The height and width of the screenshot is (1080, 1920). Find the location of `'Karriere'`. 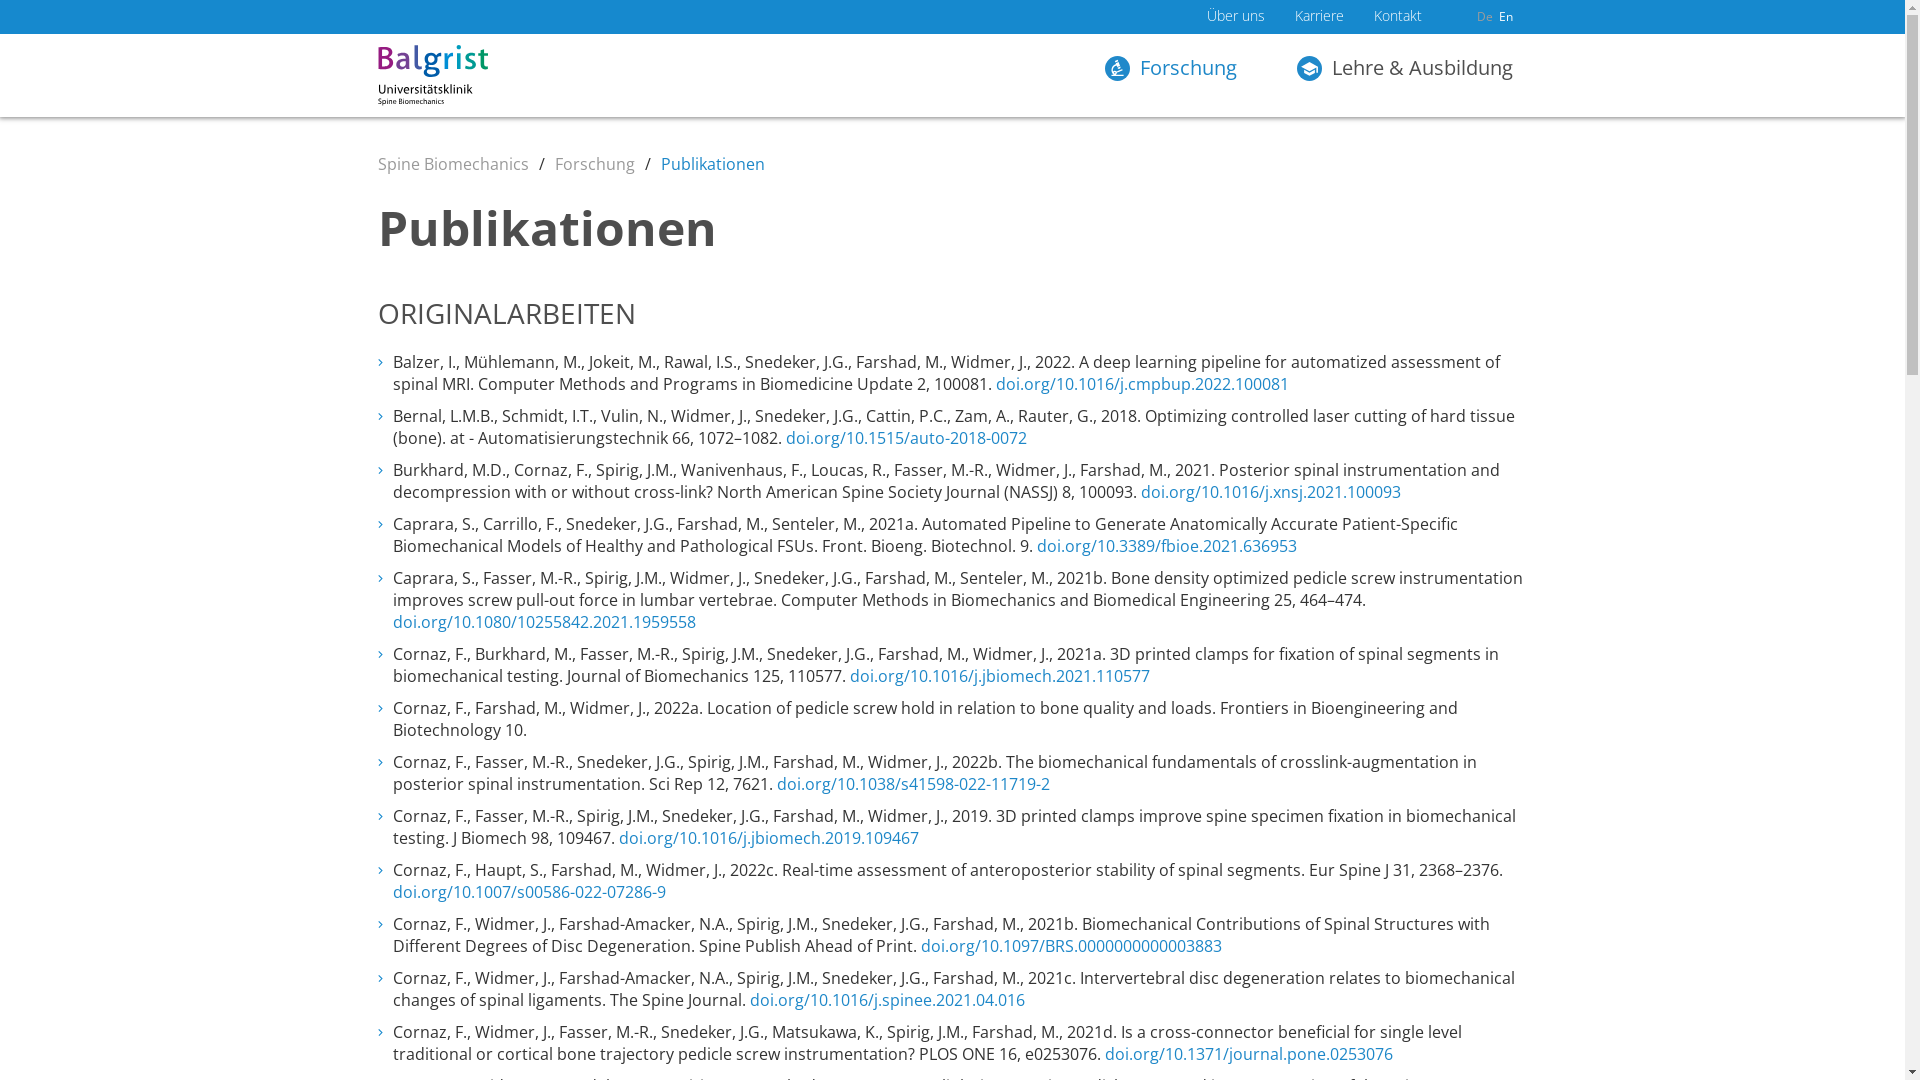

'Karriere' is located at coordinates (1318, 19).